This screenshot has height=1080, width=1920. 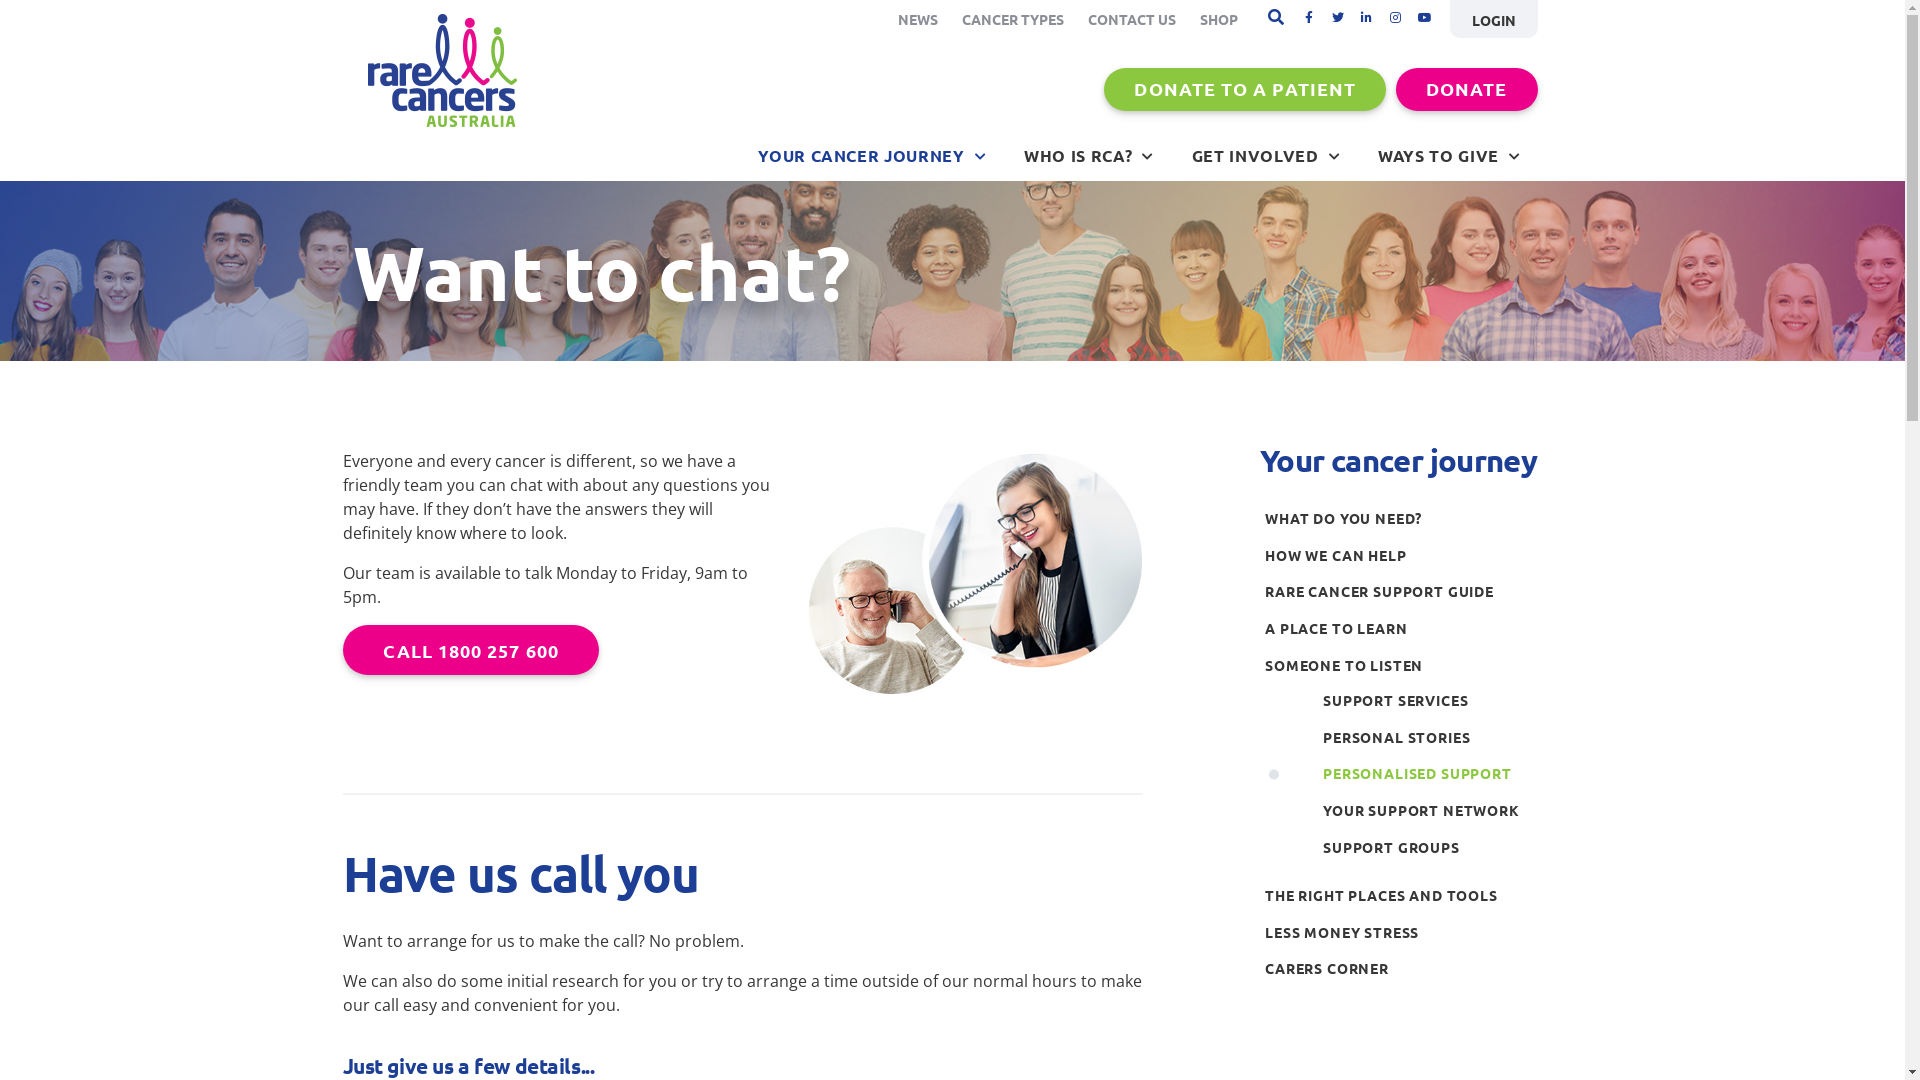 I want to click on 'LESS MONEY STRESS', so click(x=1258, y=932).